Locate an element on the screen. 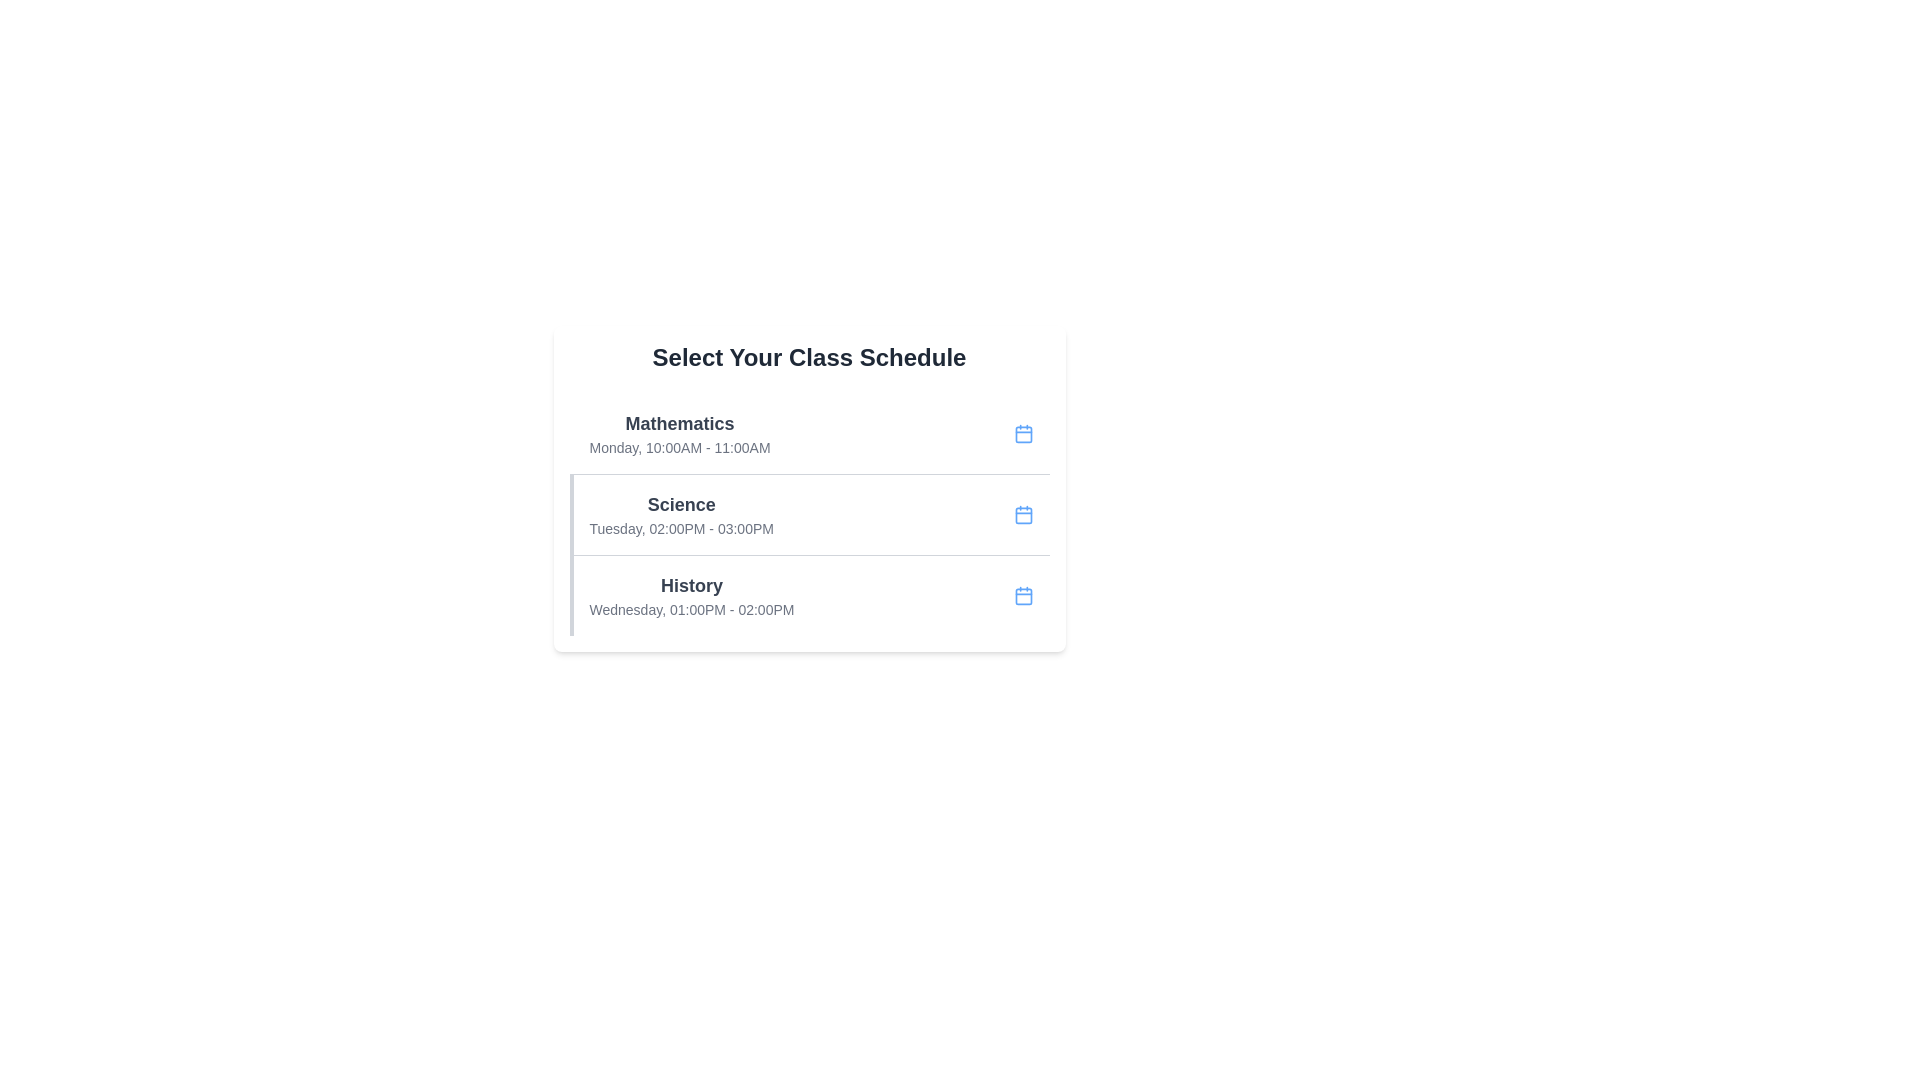  the blue rectangular shape with rounded corners that is part of the calendar icon, located to the right of the 'Mathematics' entry in the first row of the list is located at coordinates (1023, 433).